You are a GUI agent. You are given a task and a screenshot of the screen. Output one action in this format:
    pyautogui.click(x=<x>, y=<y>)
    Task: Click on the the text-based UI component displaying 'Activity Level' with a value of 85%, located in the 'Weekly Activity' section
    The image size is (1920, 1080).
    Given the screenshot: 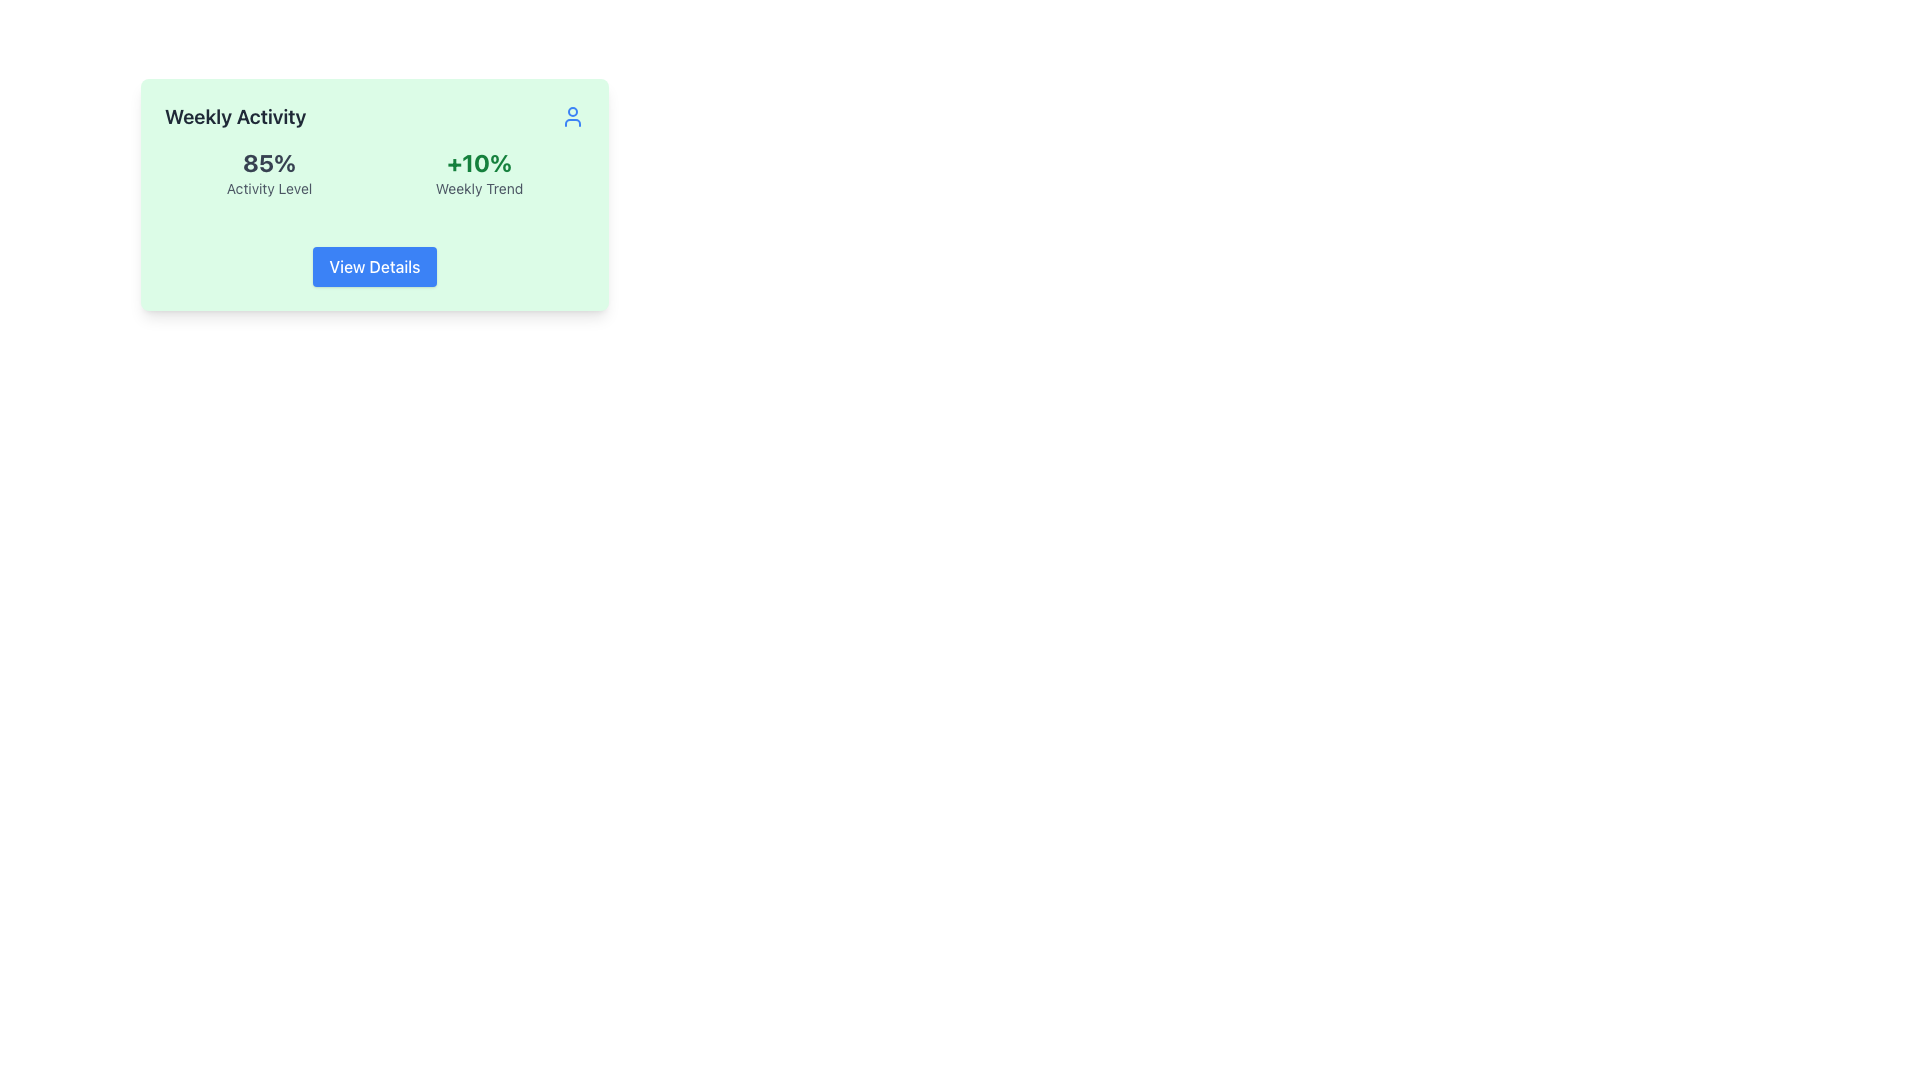 What is the action you would take?
    pyautogui.click(x=268, y=172)
    